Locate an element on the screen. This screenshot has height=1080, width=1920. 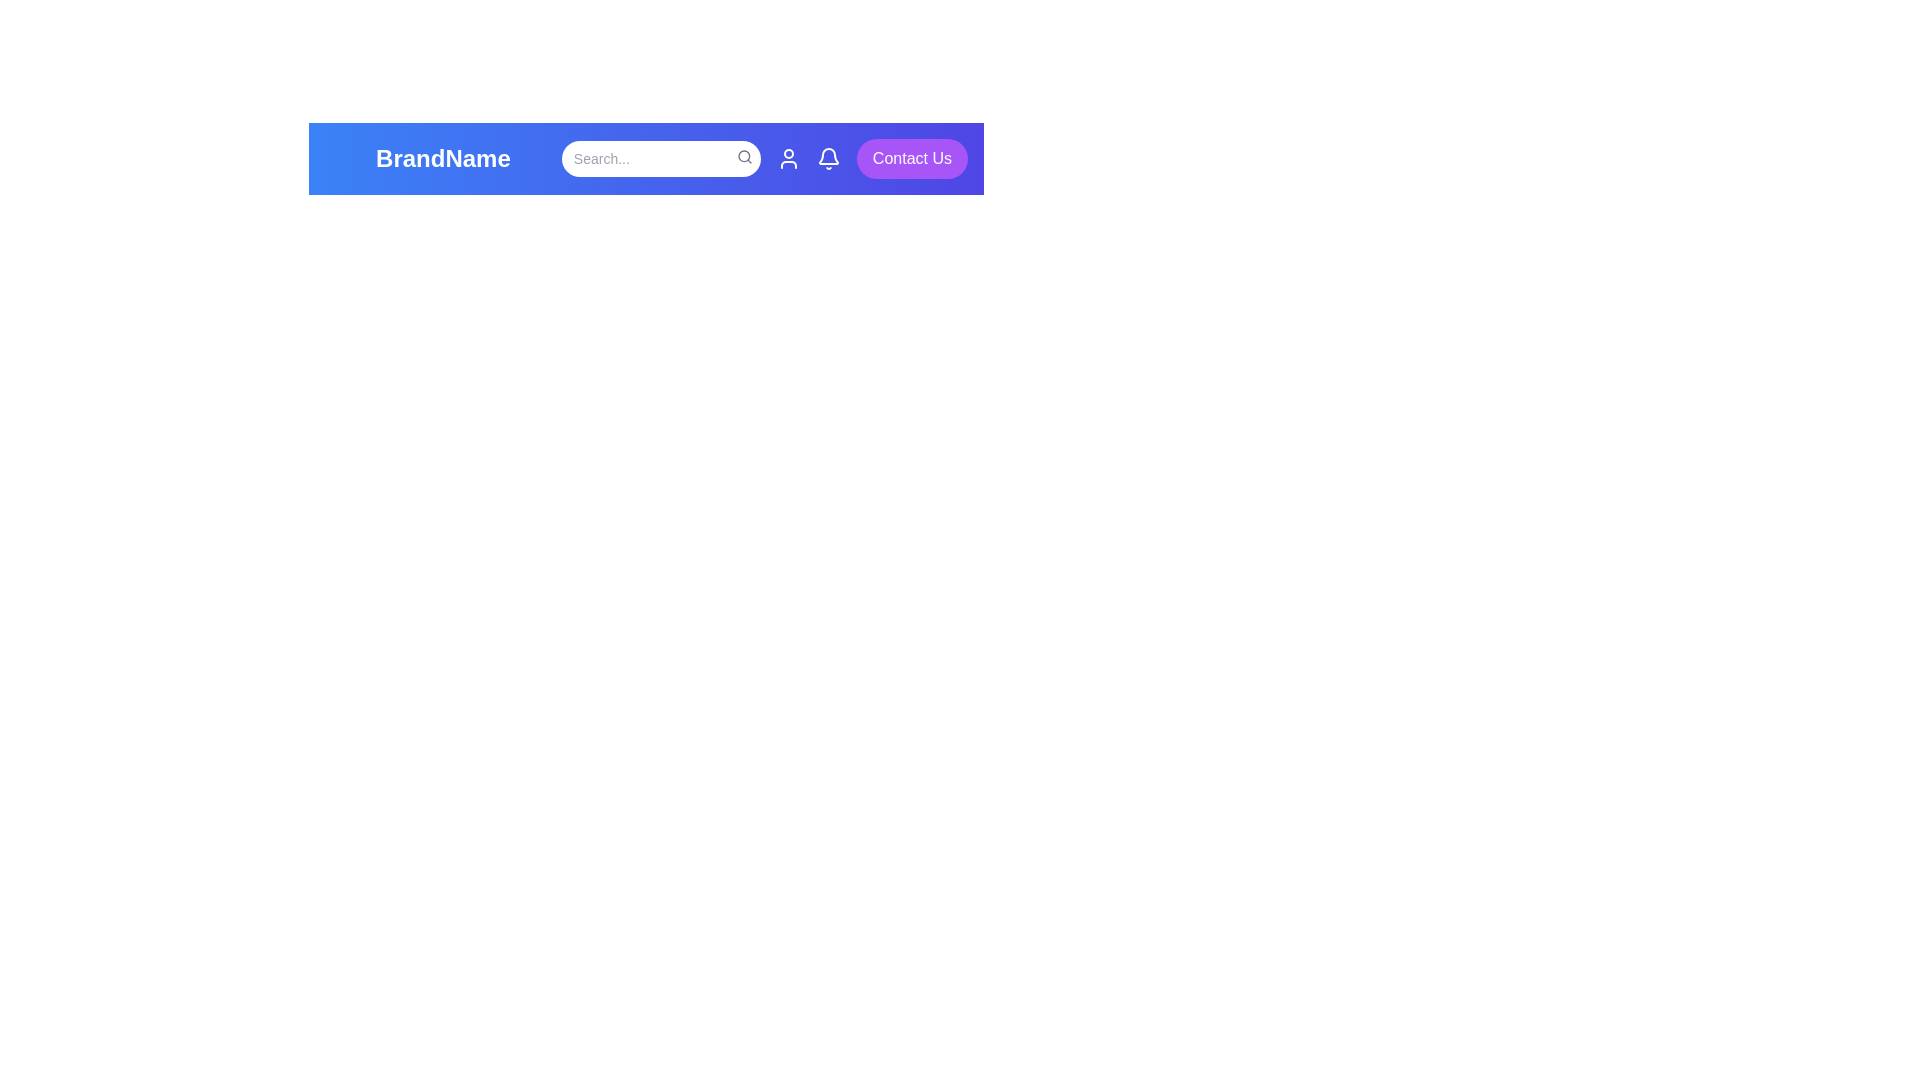
the 'Contact Us' button is located at coordinates (911, 157).